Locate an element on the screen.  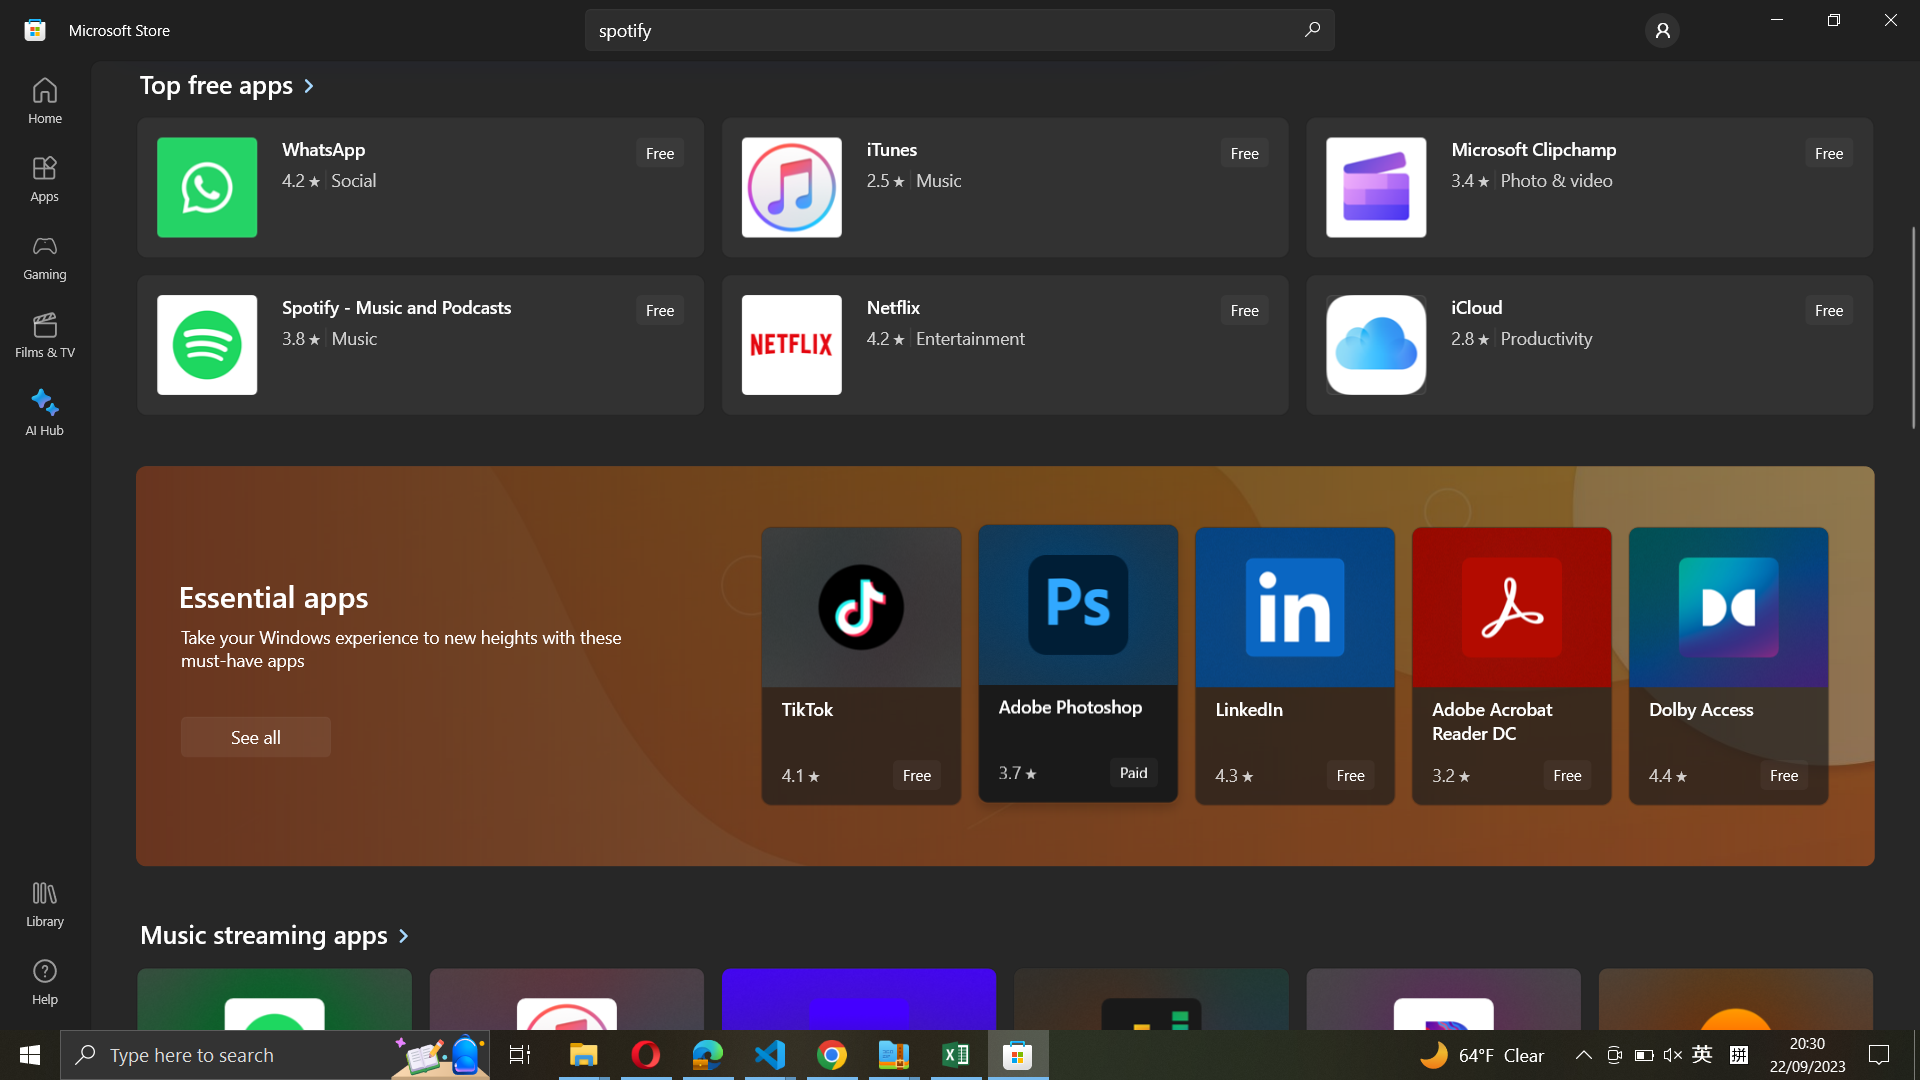
Library is located at coordinates (43, 906).